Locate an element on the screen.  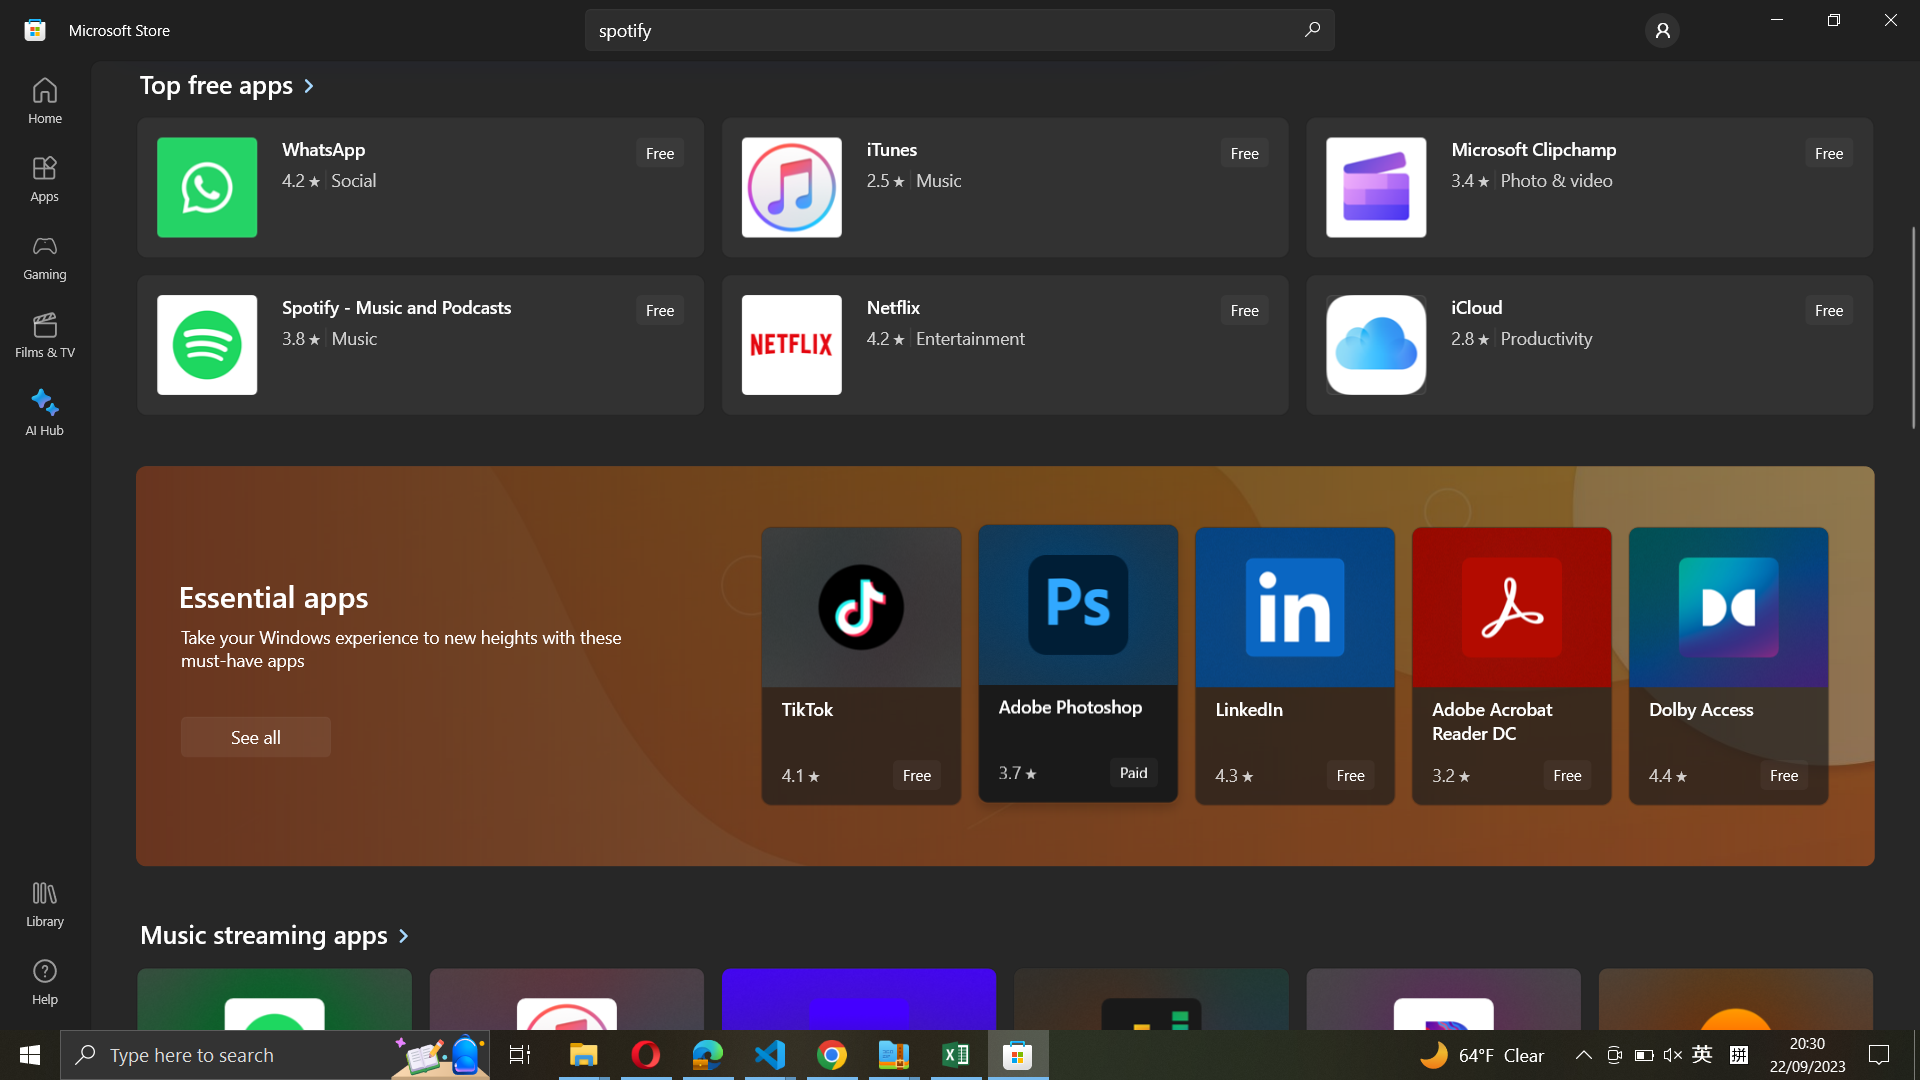
Library is located at coordinates (43, 906).